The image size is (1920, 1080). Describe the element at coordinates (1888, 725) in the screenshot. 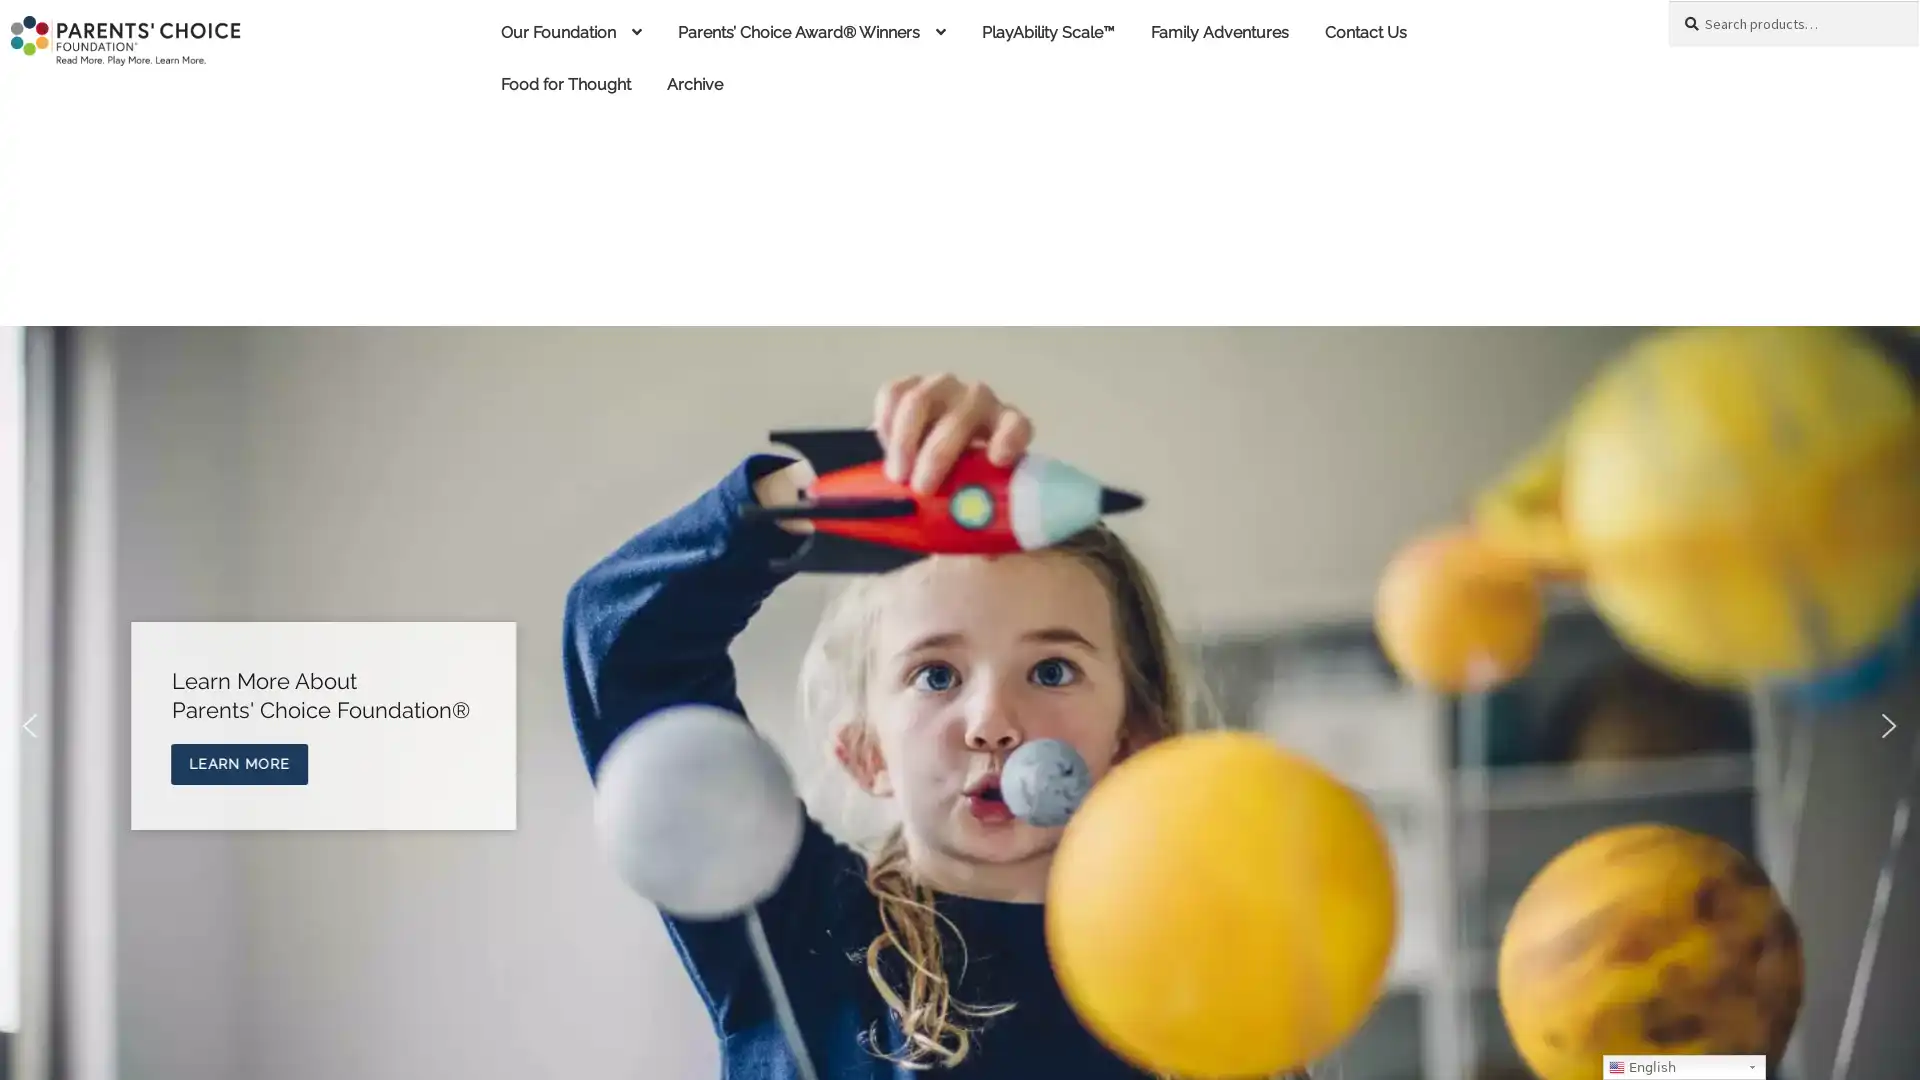

I see `next arrow` at that location.